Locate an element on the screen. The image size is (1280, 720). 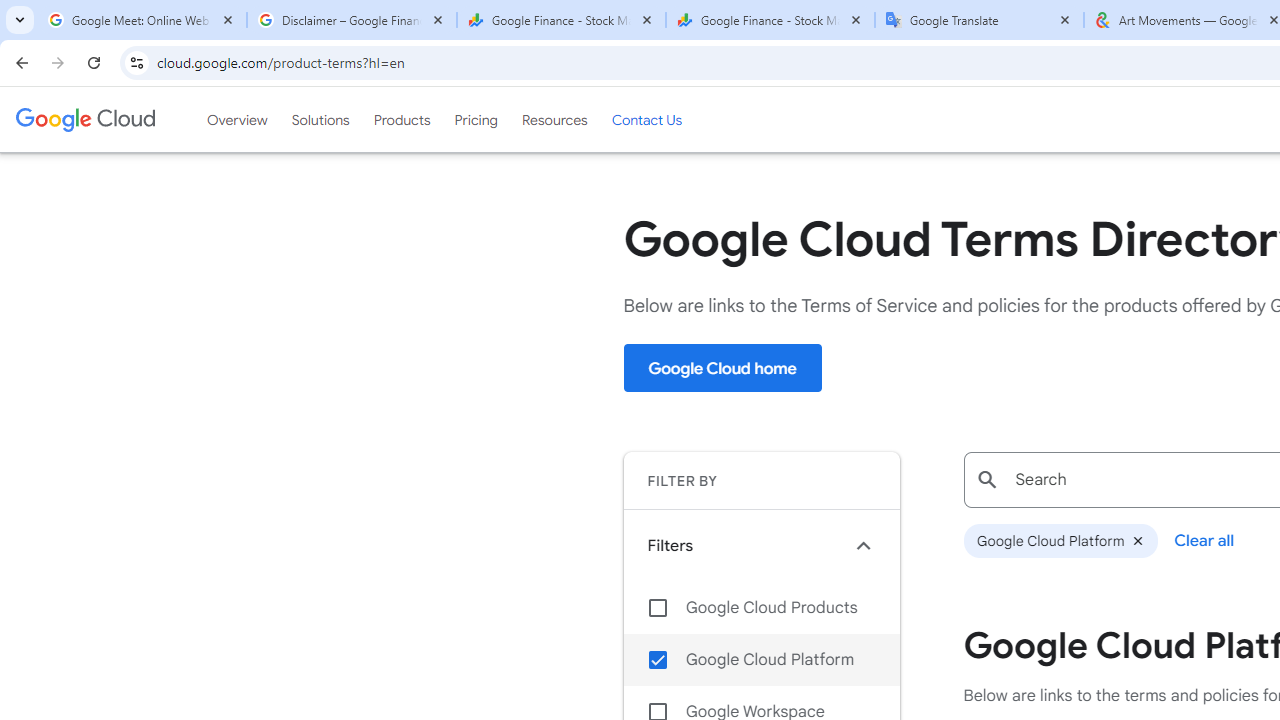
'Google Translate' is located at coordinates (979, 20).